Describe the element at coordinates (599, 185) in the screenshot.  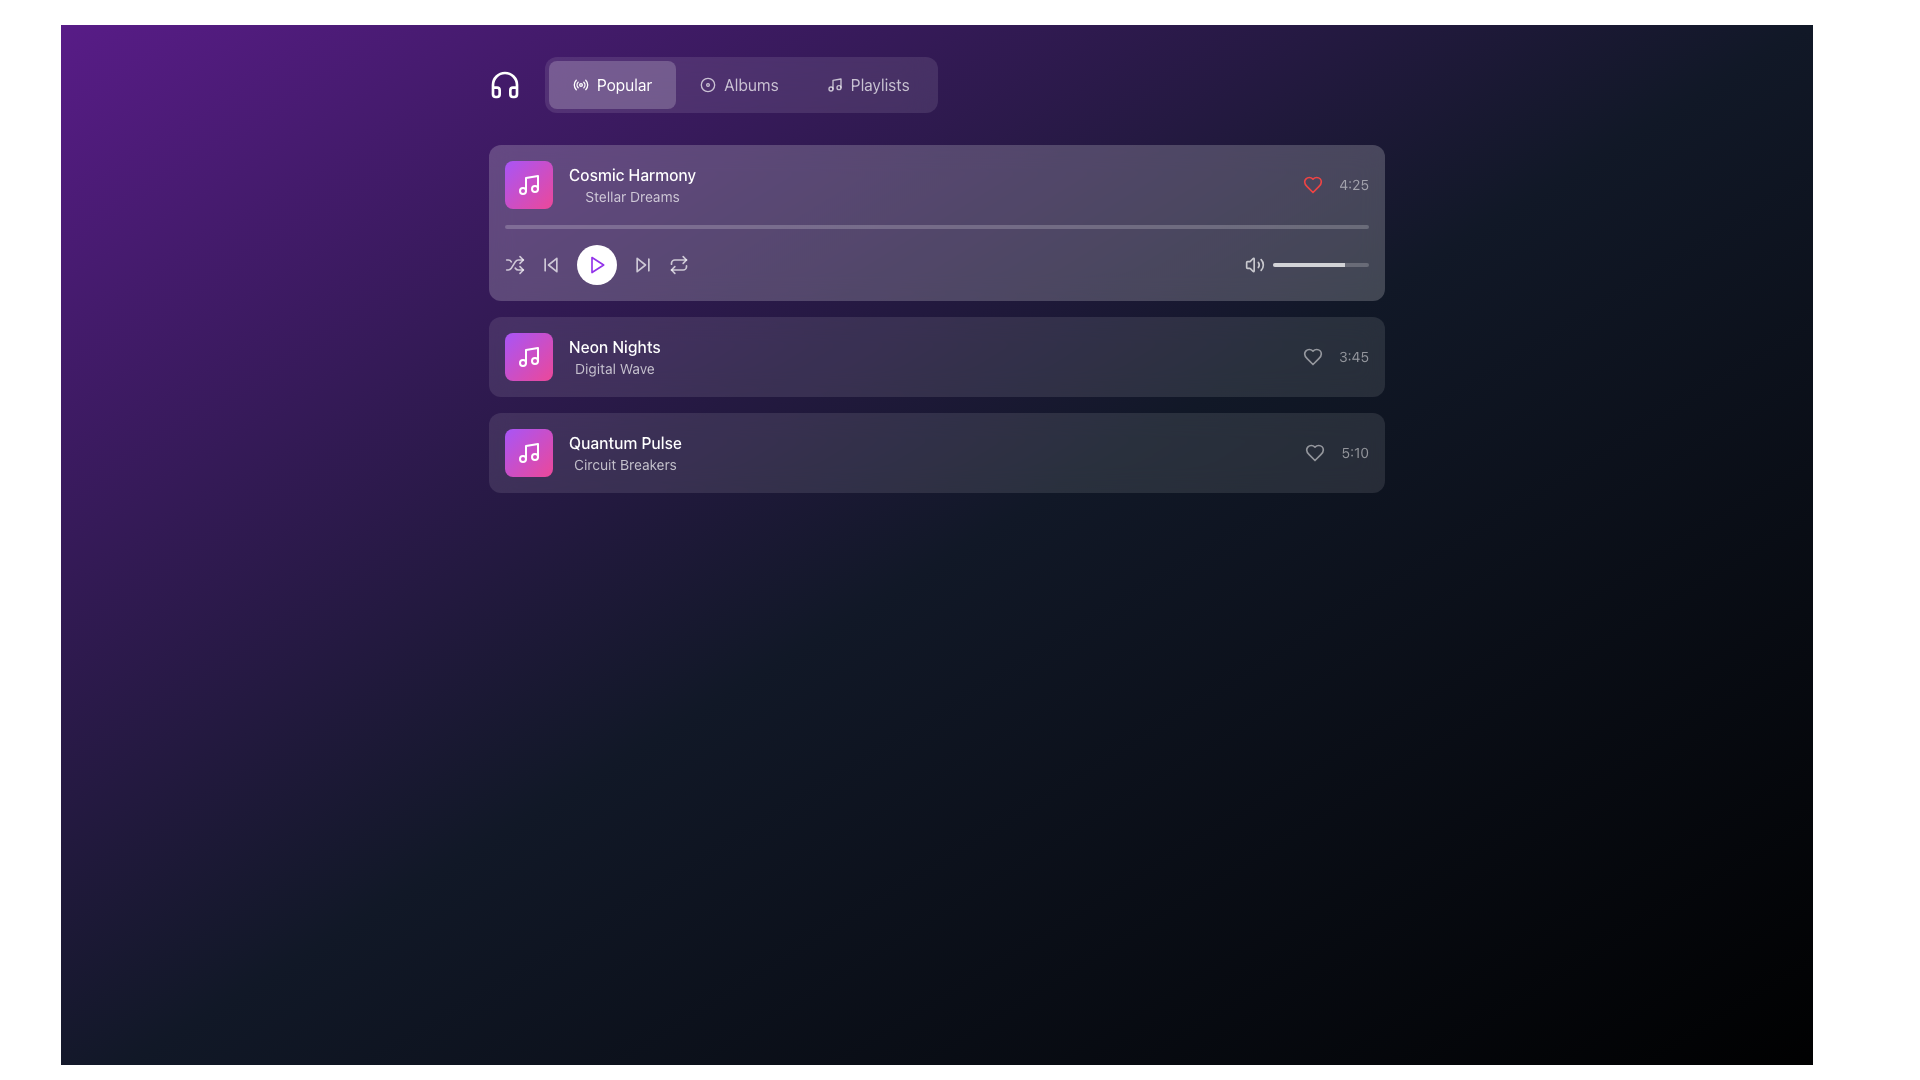
I see `on the first list item element titled 'Cosmic Harmony'` at that location.